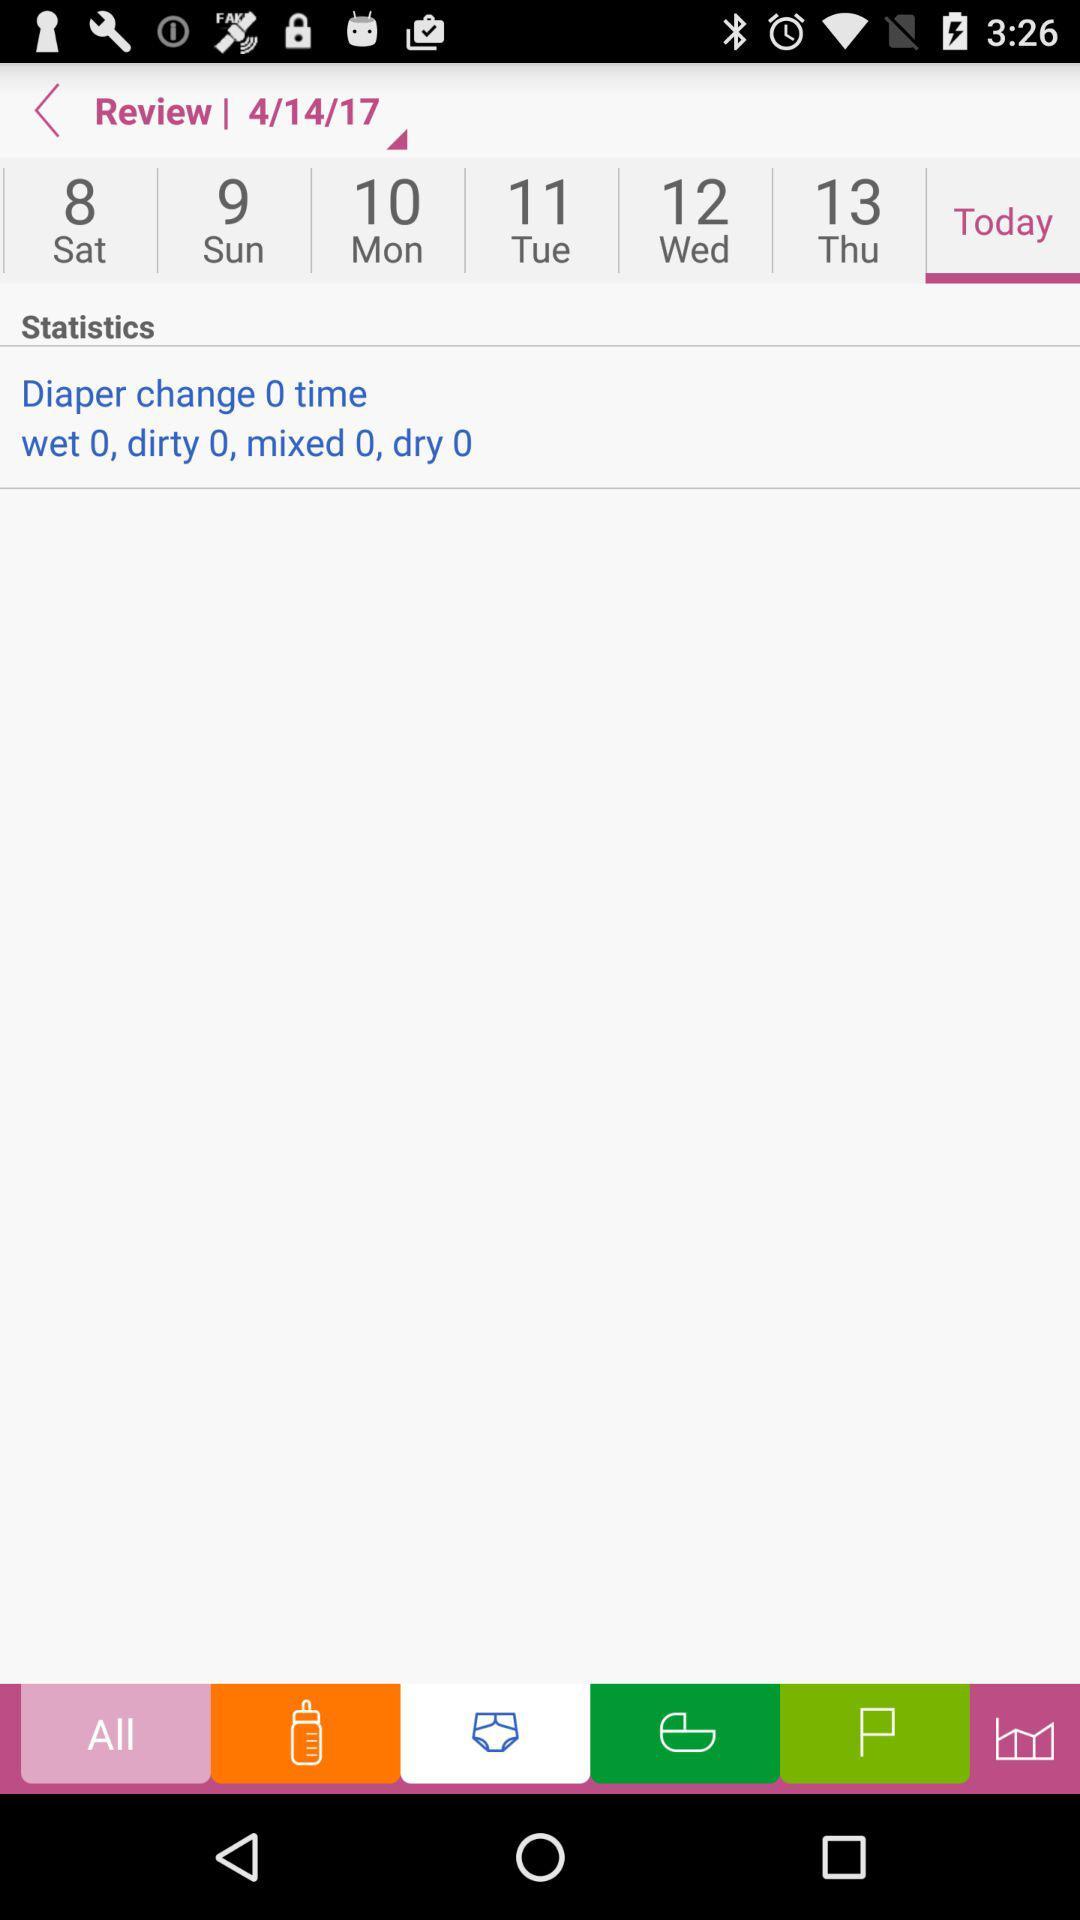 The height and width of the screenshot is (1920, 1080). I want to click on app next to 12 item, so click(848, 220).